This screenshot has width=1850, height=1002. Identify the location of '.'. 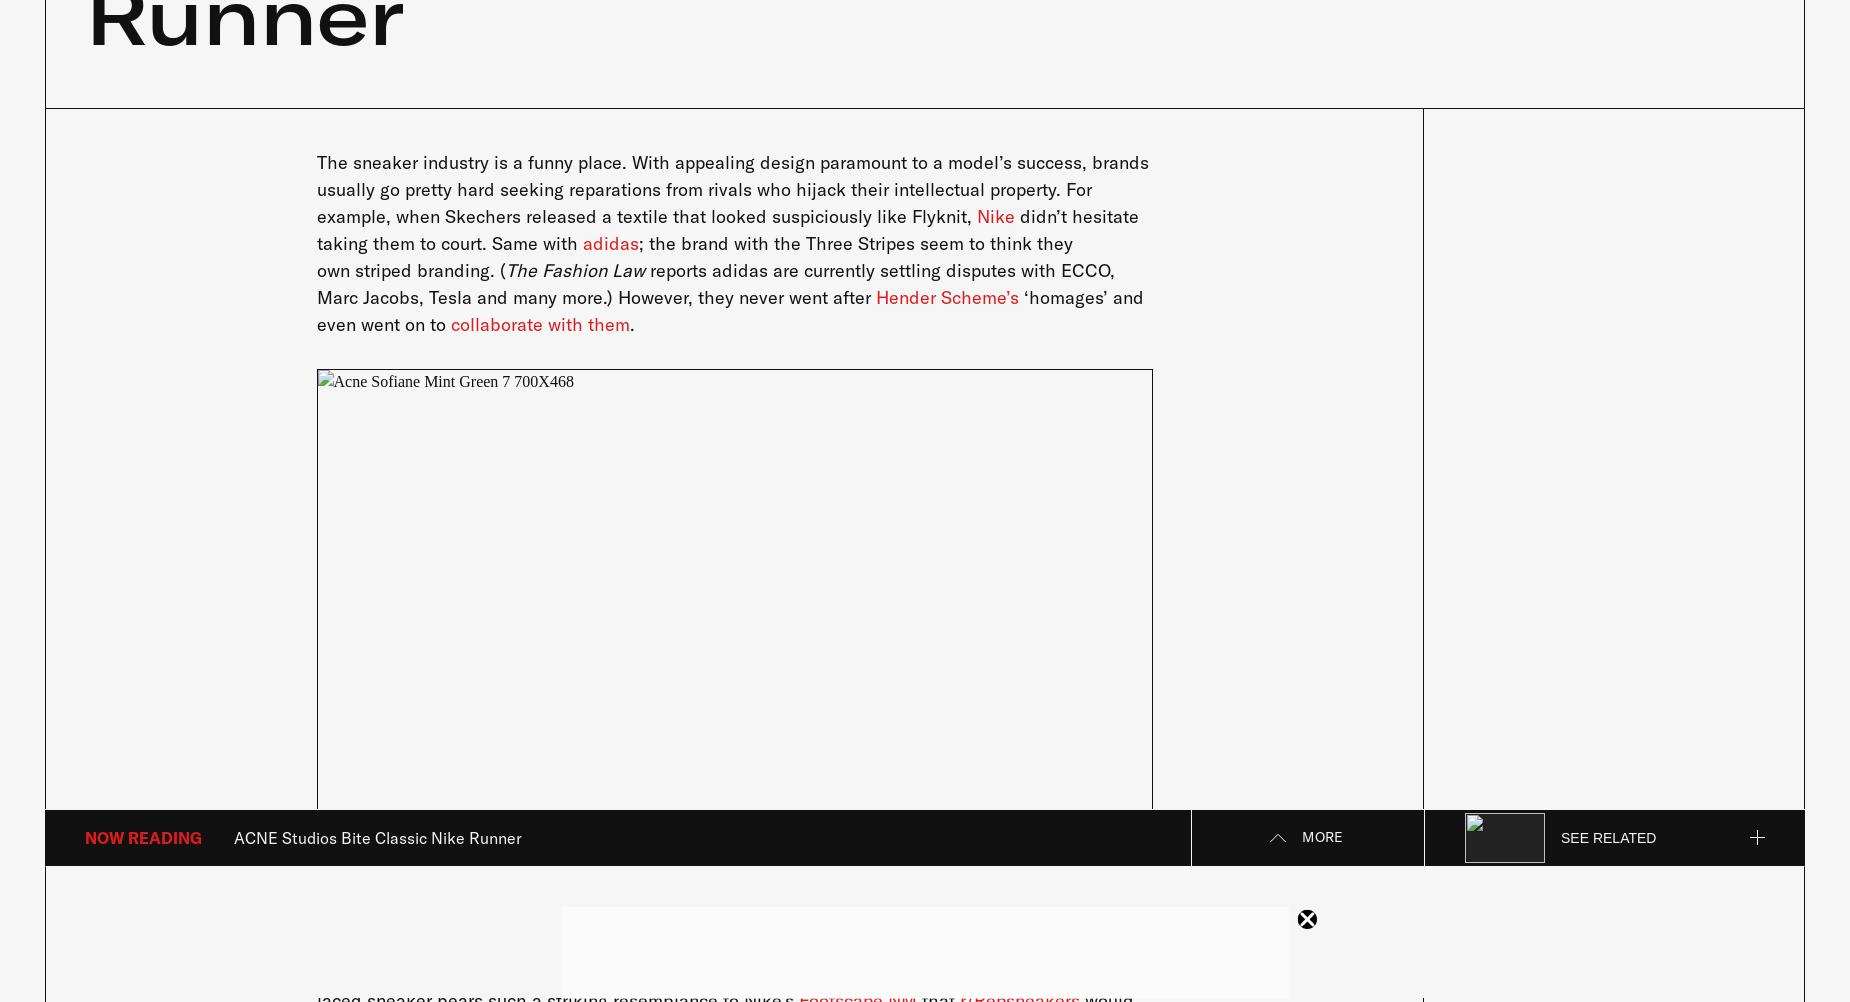
(631, 322).